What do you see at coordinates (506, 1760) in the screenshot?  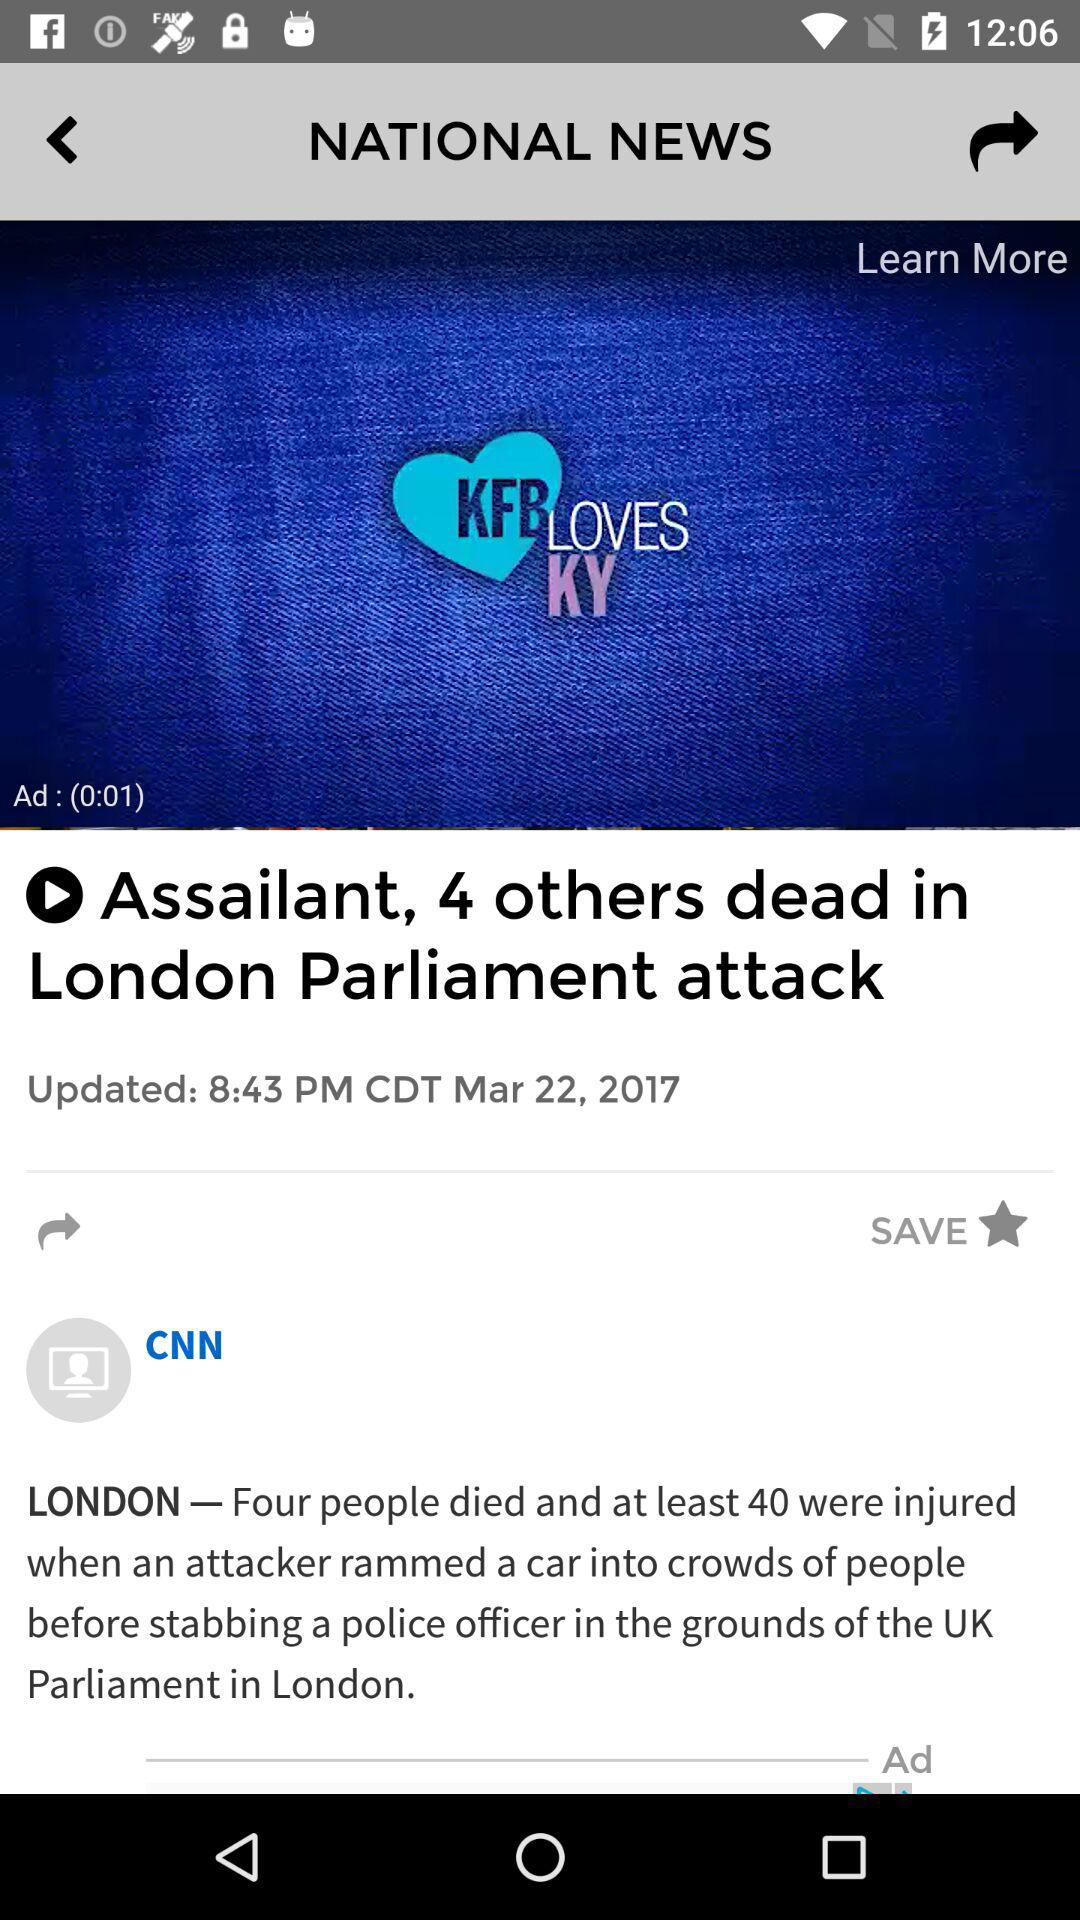 I see `item to the left of ad item` at bounding box center [506, 1760].